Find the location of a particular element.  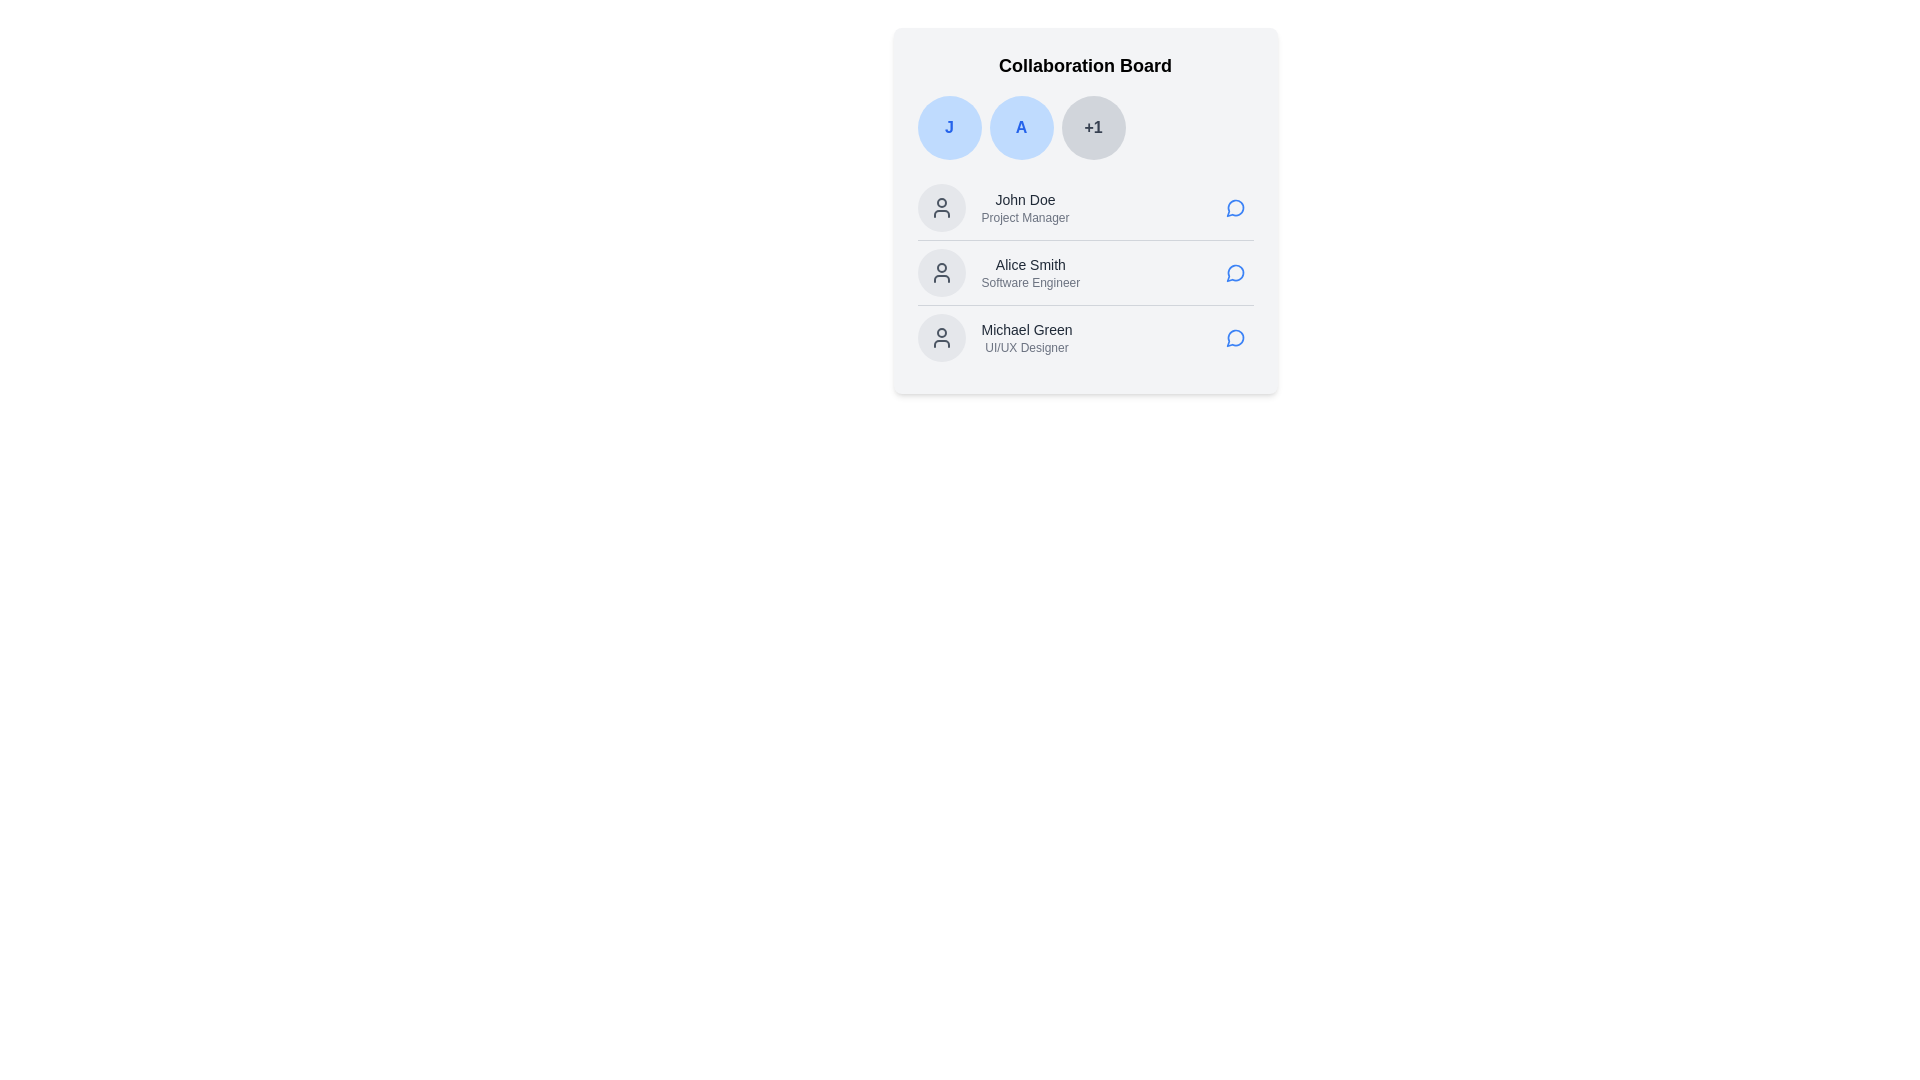

the first user icon for 'John Doe' in the 'Collaboration Board' panel, which is represented by a stylized circle with a gray background is located at coordinates (940, 208).